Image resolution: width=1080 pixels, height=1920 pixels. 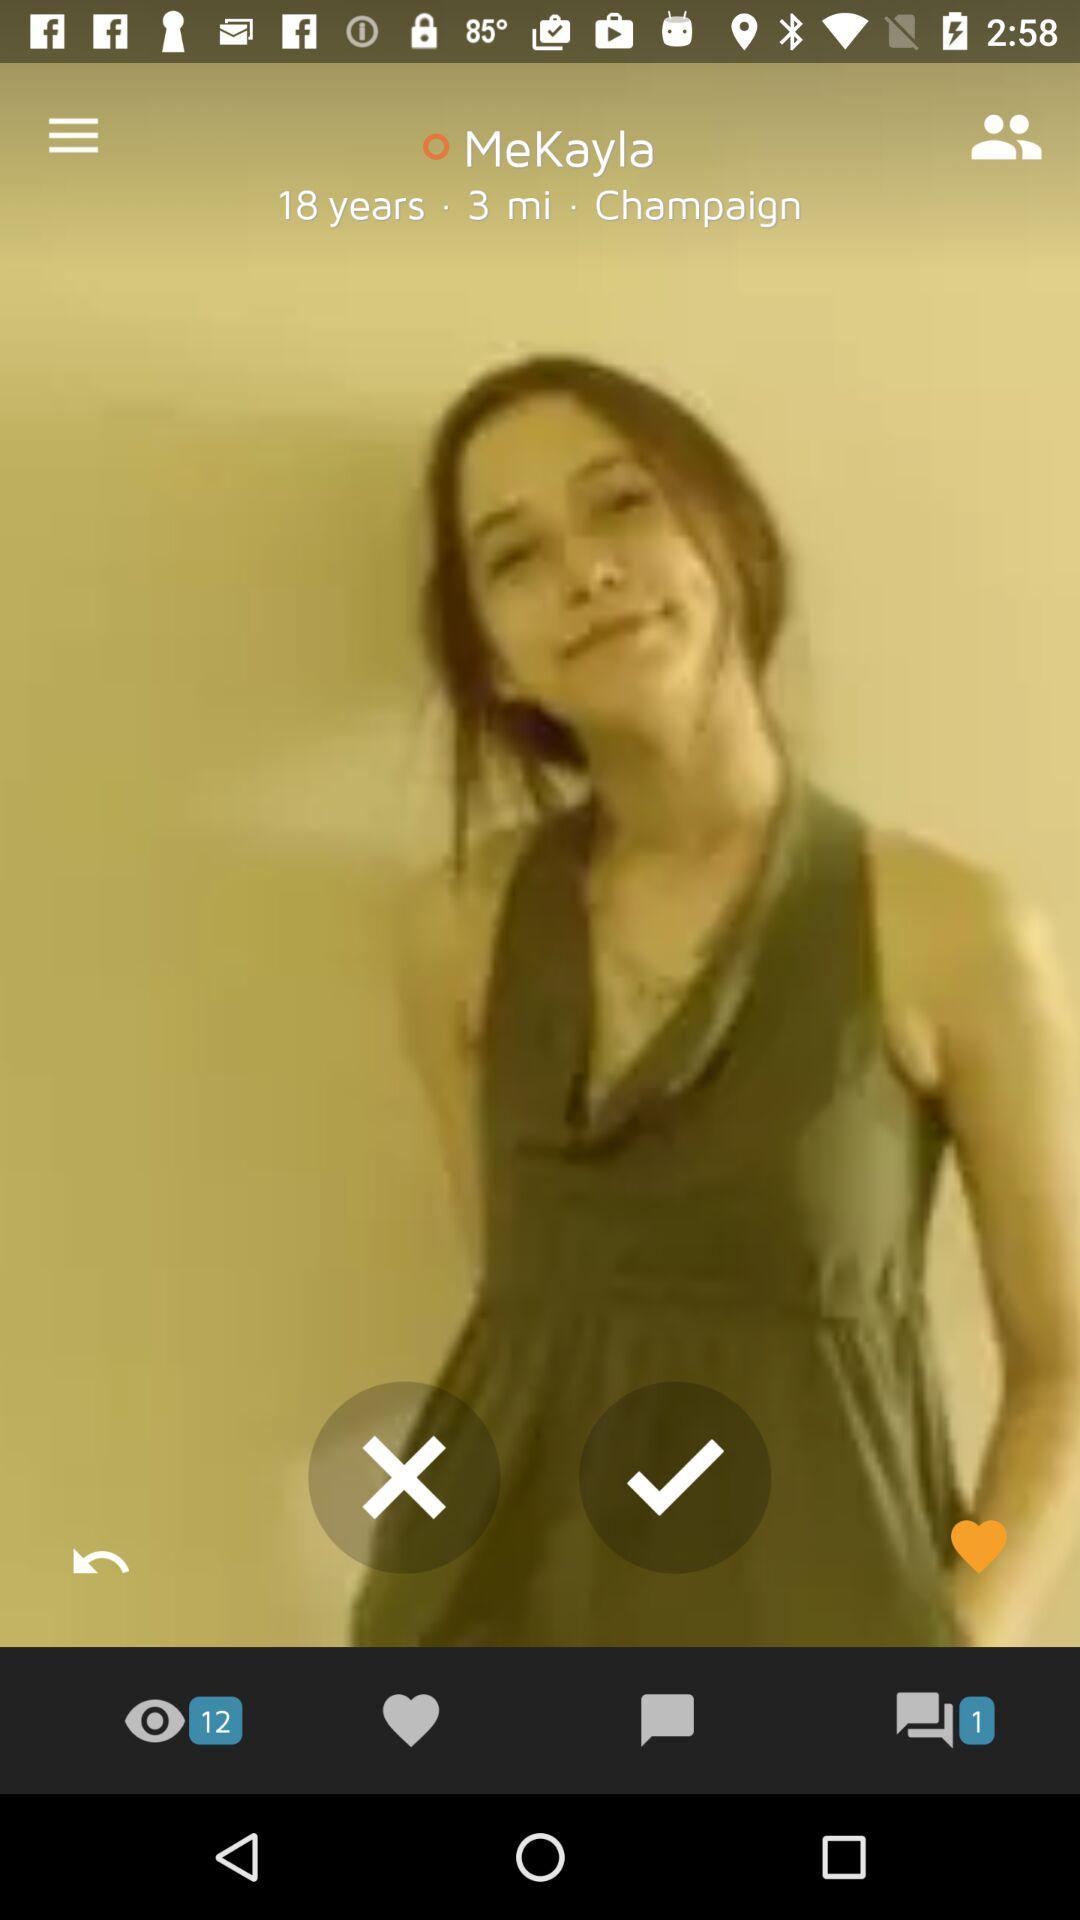 What do you see at coordinates (675, 1477) in the screenshot?
I see `the check icon` at bounding box center [675, 1477].